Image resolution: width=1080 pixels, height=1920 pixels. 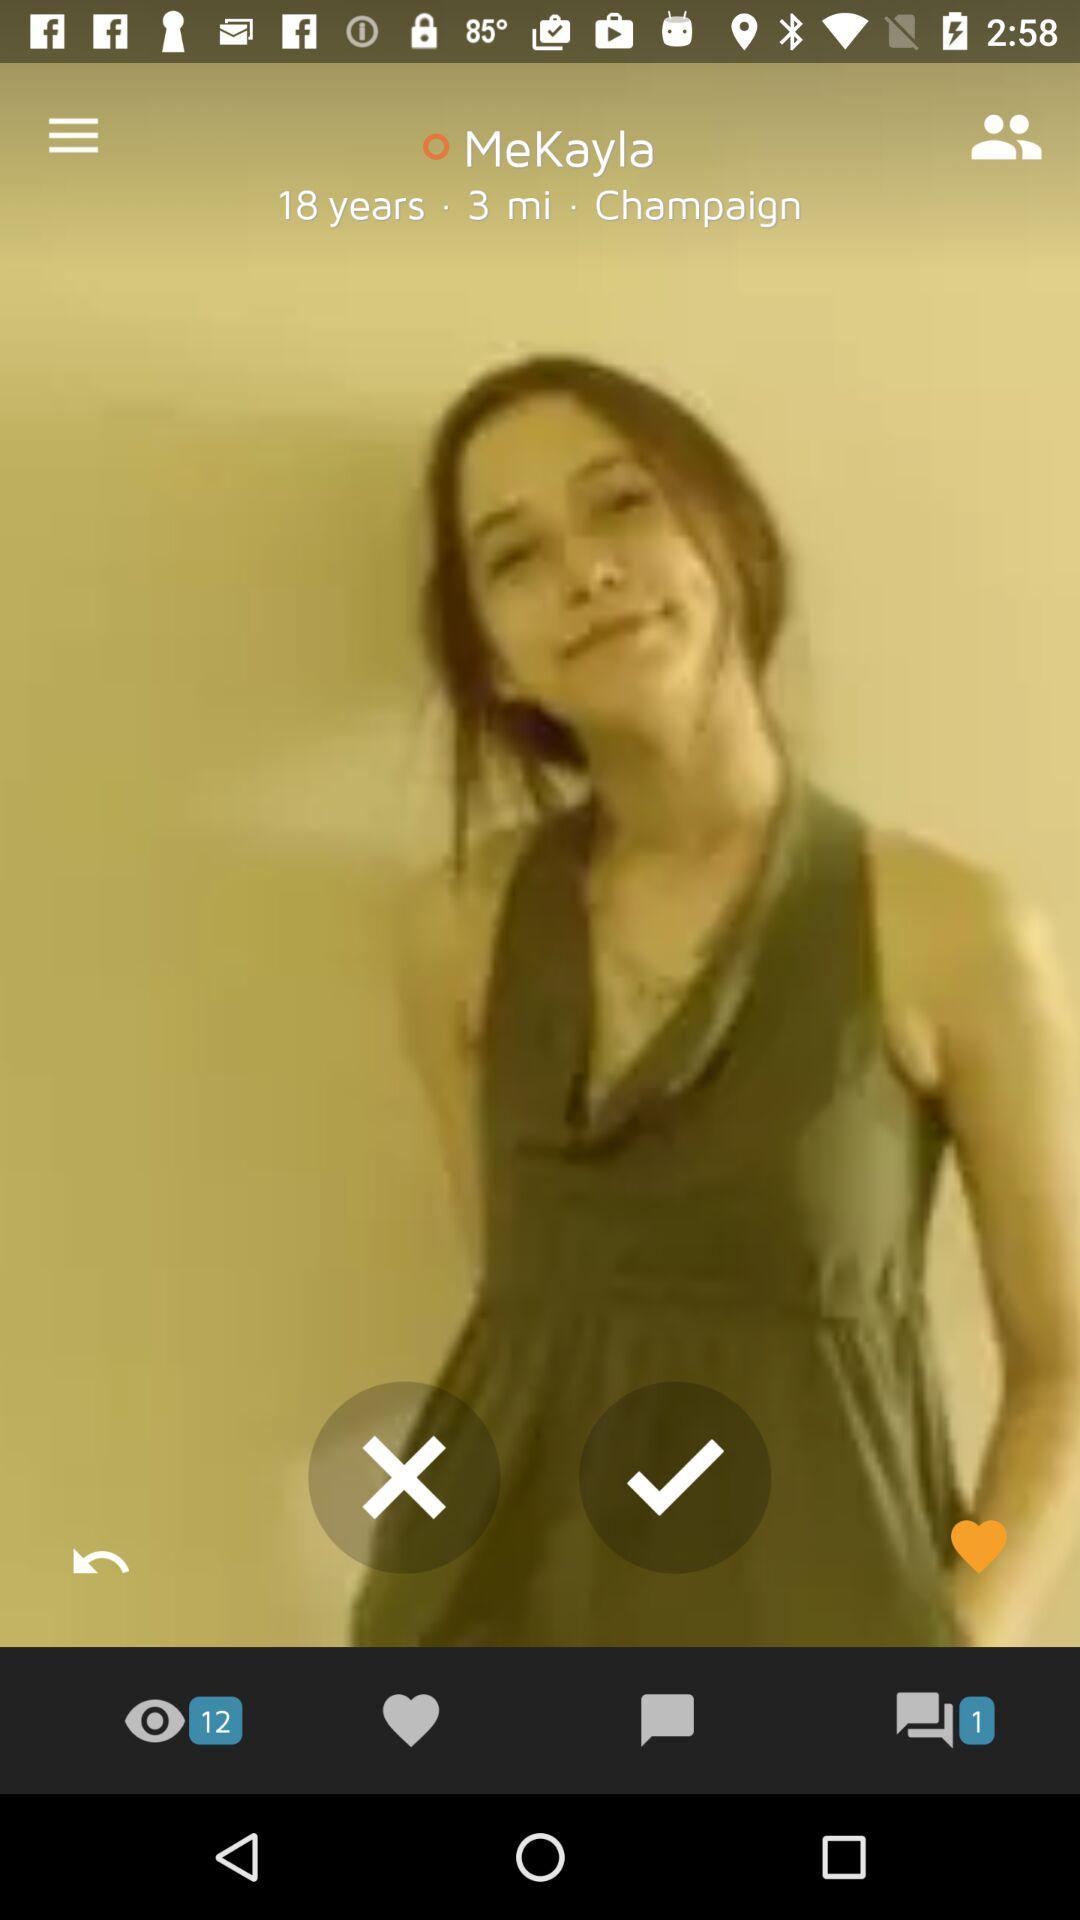 What do you see at coordinates (675, 1477) in the screenshot?
I see `the check icon` at bounding box center [675, 1477].